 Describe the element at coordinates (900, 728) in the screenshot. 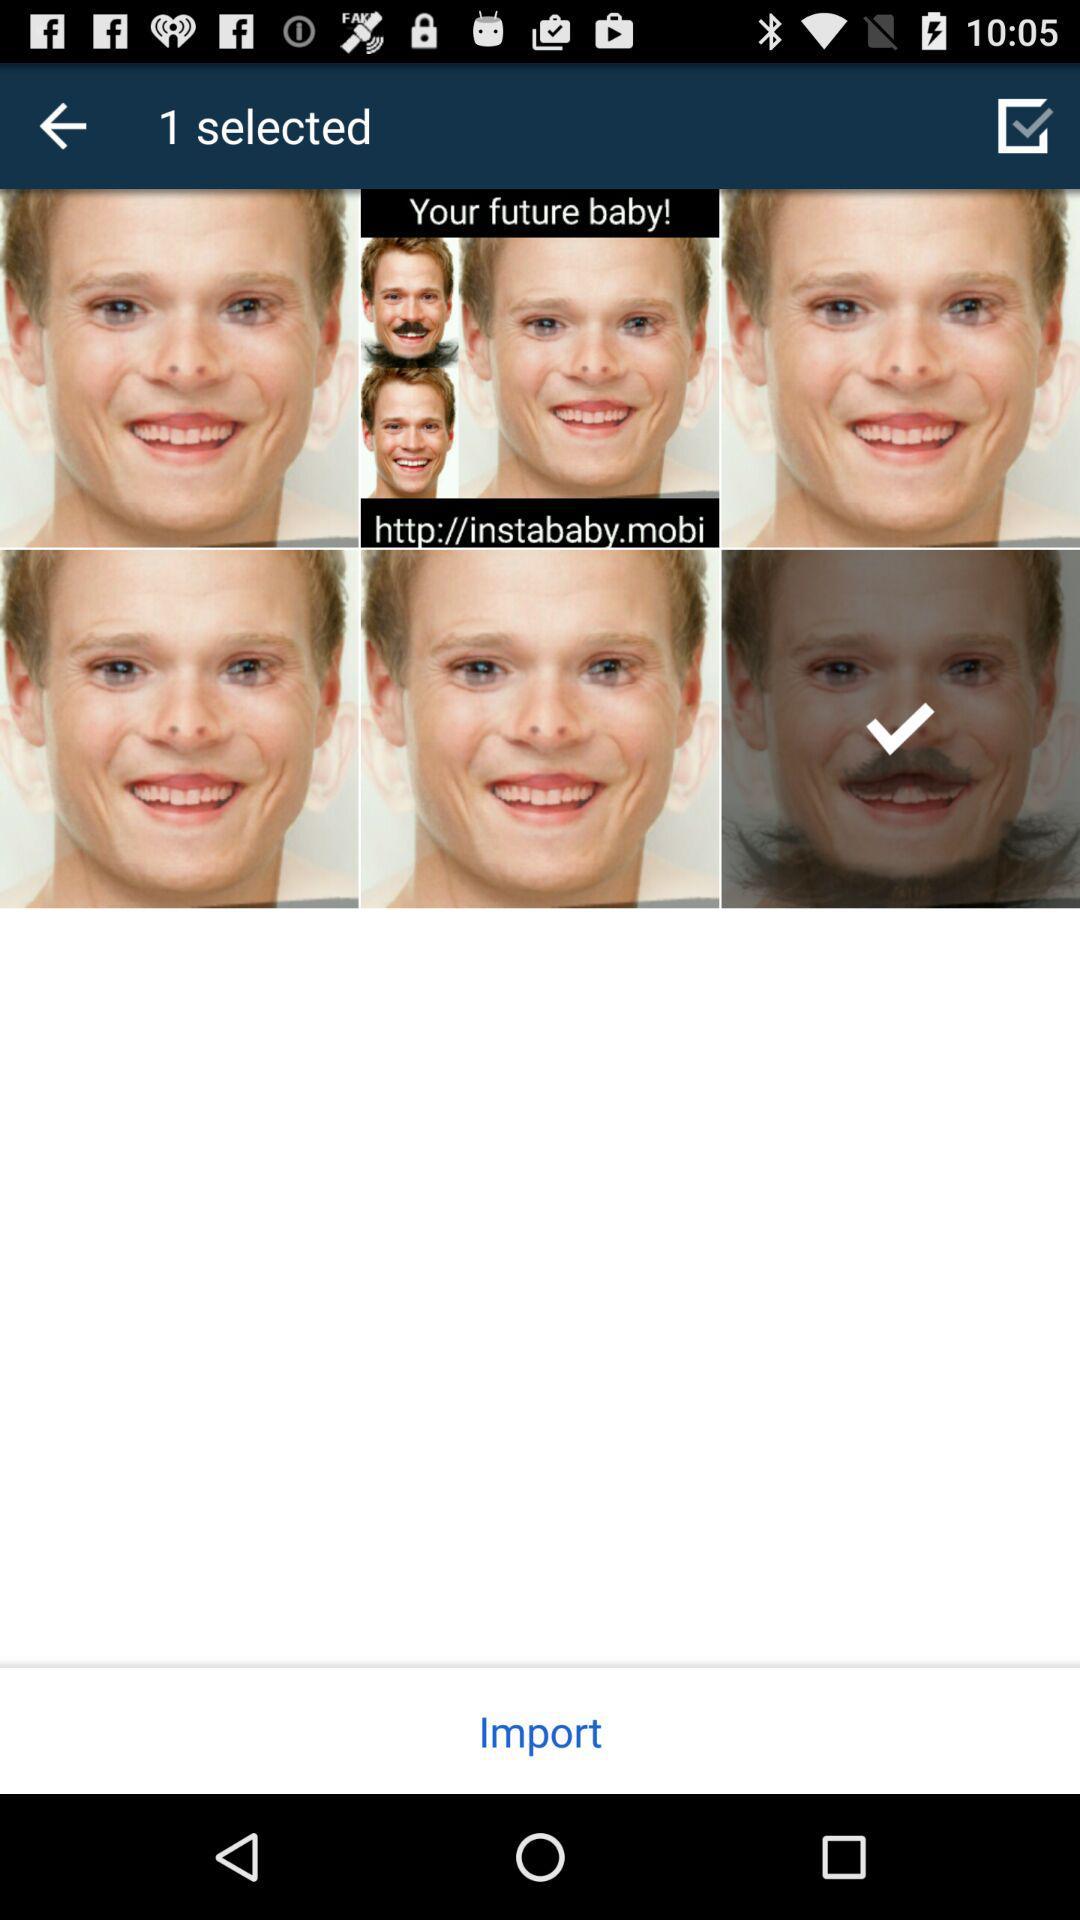

I see `tick symbol in the last image` at that location.